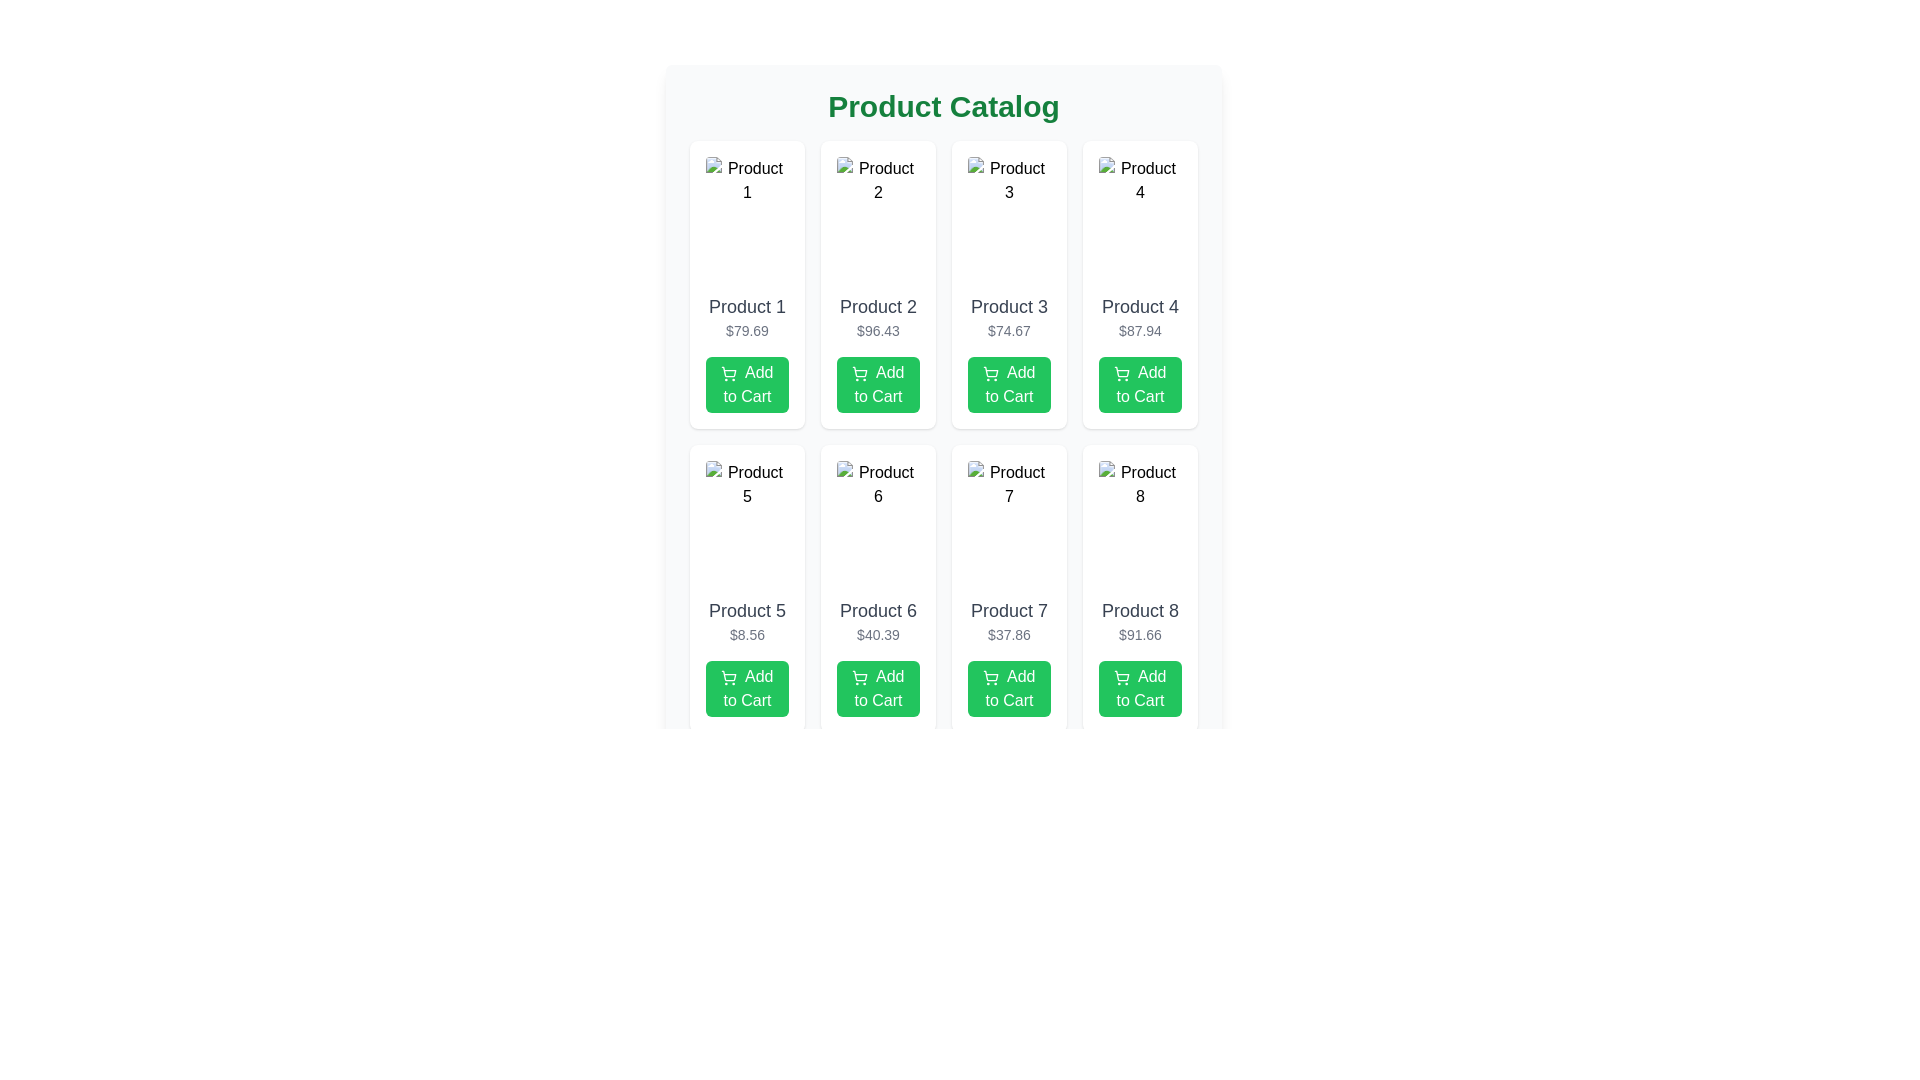 Image resolution: width=1920 pixels, height=1080 pixels. What do you see at coordinates (1009, 688) in the screenshot?
I see `the green 'Add to Cart' button with rounded corners located in the card for 'Product 7'` at bounding box center [1009, 688].